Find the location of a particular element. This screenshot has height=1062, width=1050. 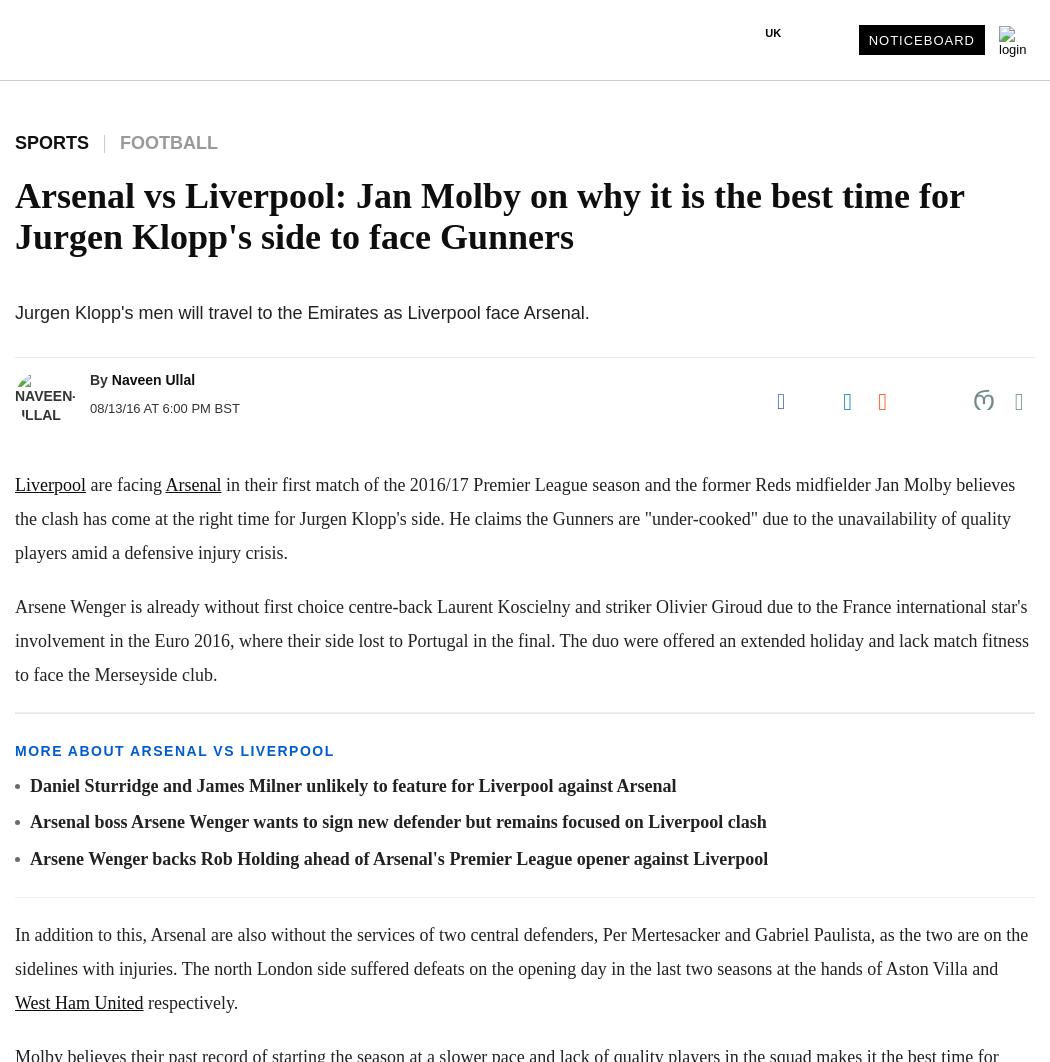

'- SME' is located at coordinates (42, 501).